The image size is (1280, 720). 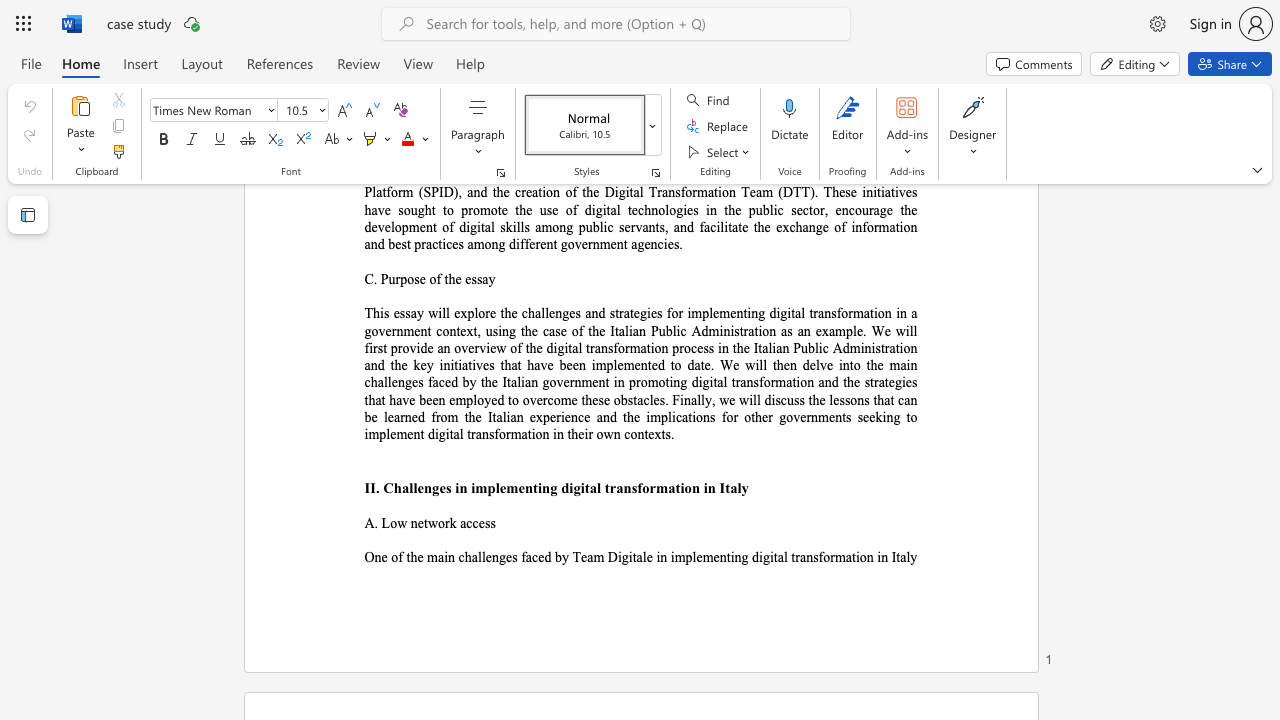 I want to click on the 1th character "T" in the text, so click(x=575, y=557).